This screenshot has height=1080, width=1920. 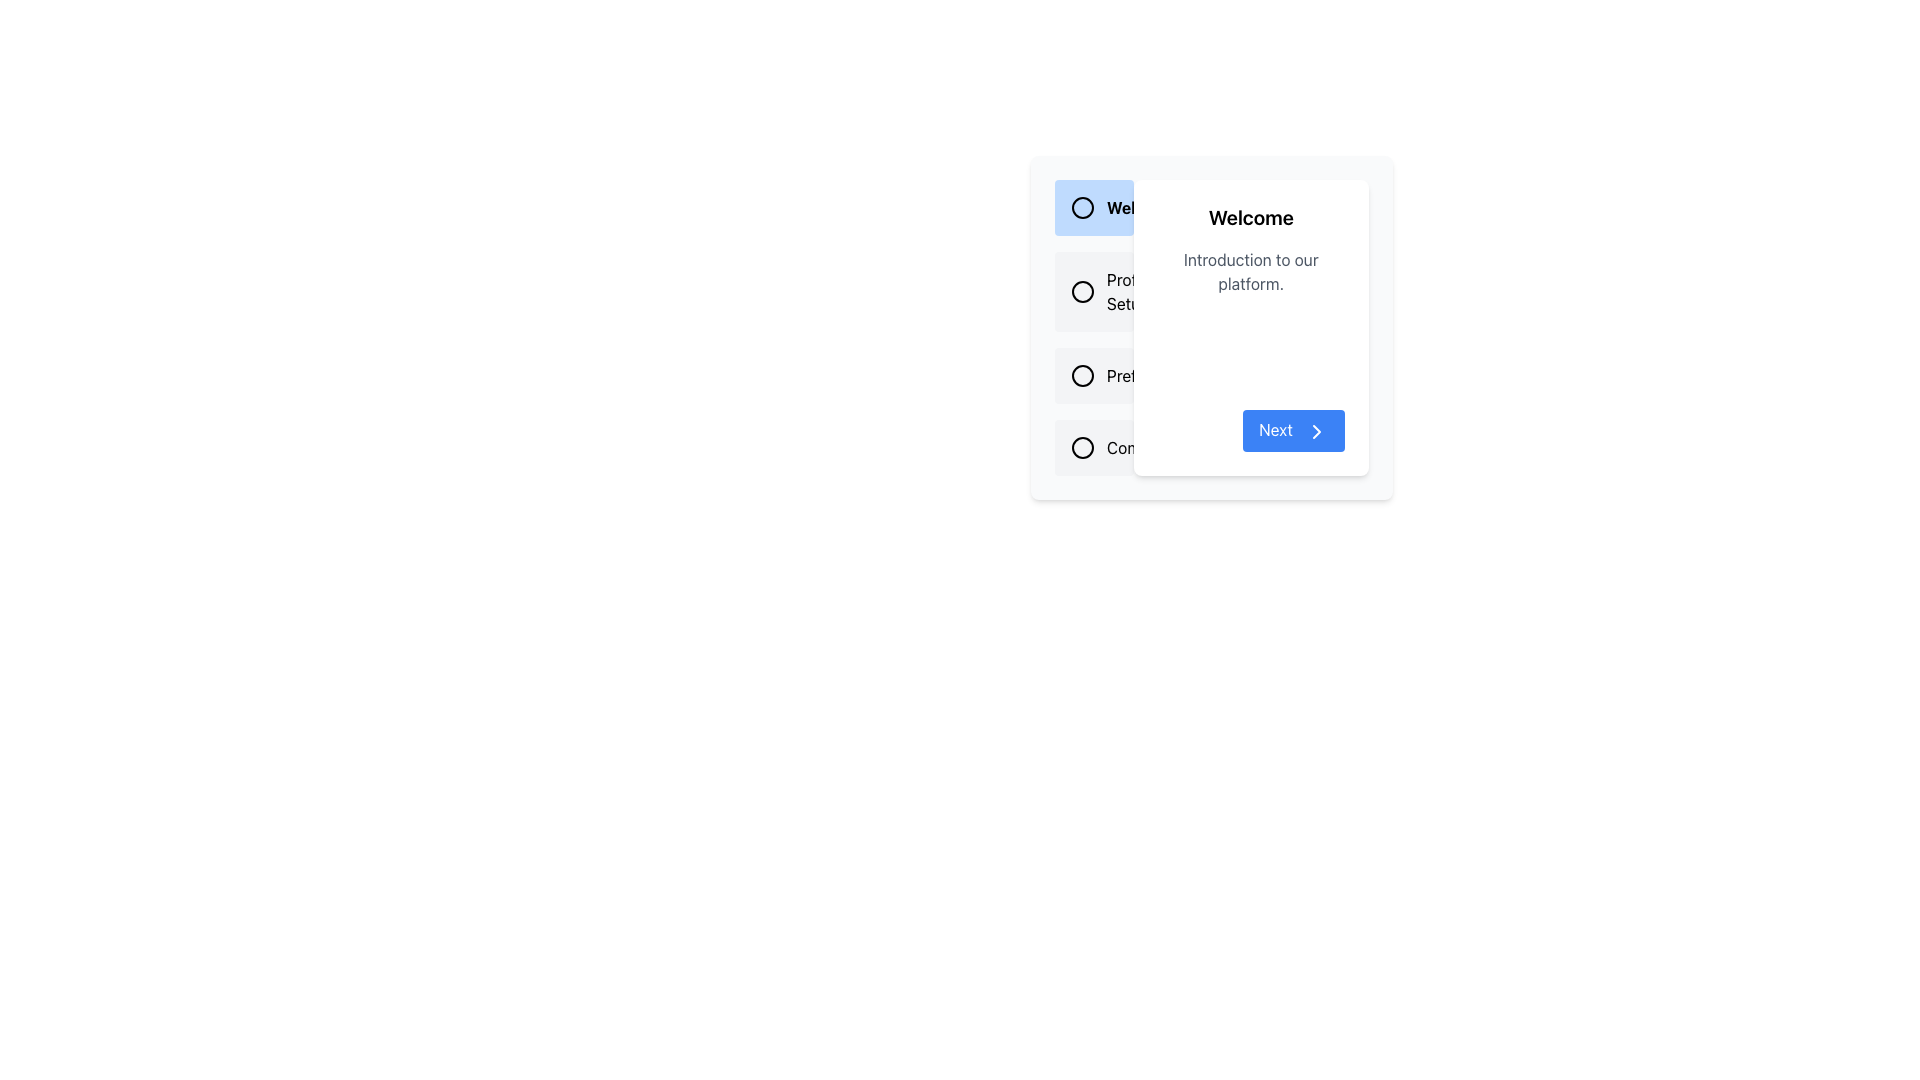 I want to click on the circular visual marker in the second row labeled 'Product Setup', so click(x=1082, y=292).